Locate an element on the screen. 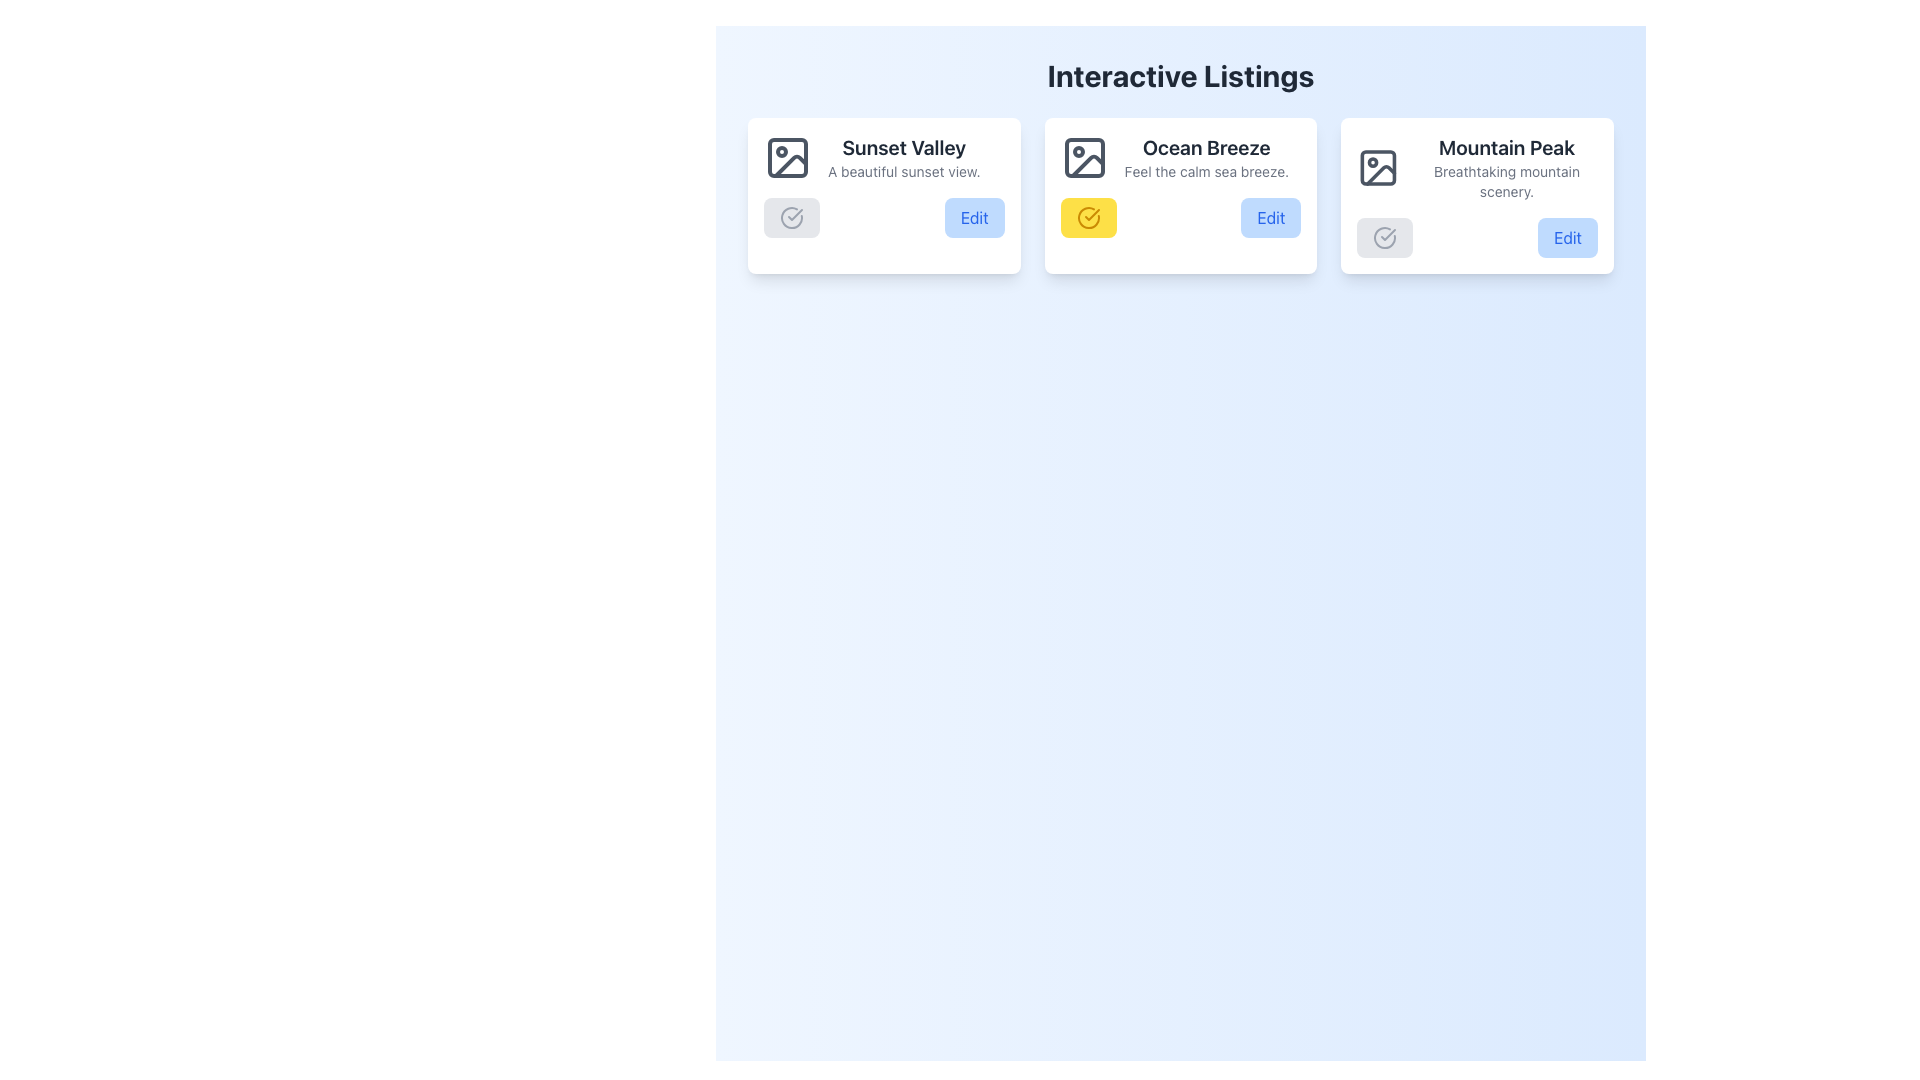 The width and height of the screenshot is (1920, 1080). the interactive indicator located below the 'Sunset Valley' text and to the left of the 'Edit' button is located at coordinates (791, 218).